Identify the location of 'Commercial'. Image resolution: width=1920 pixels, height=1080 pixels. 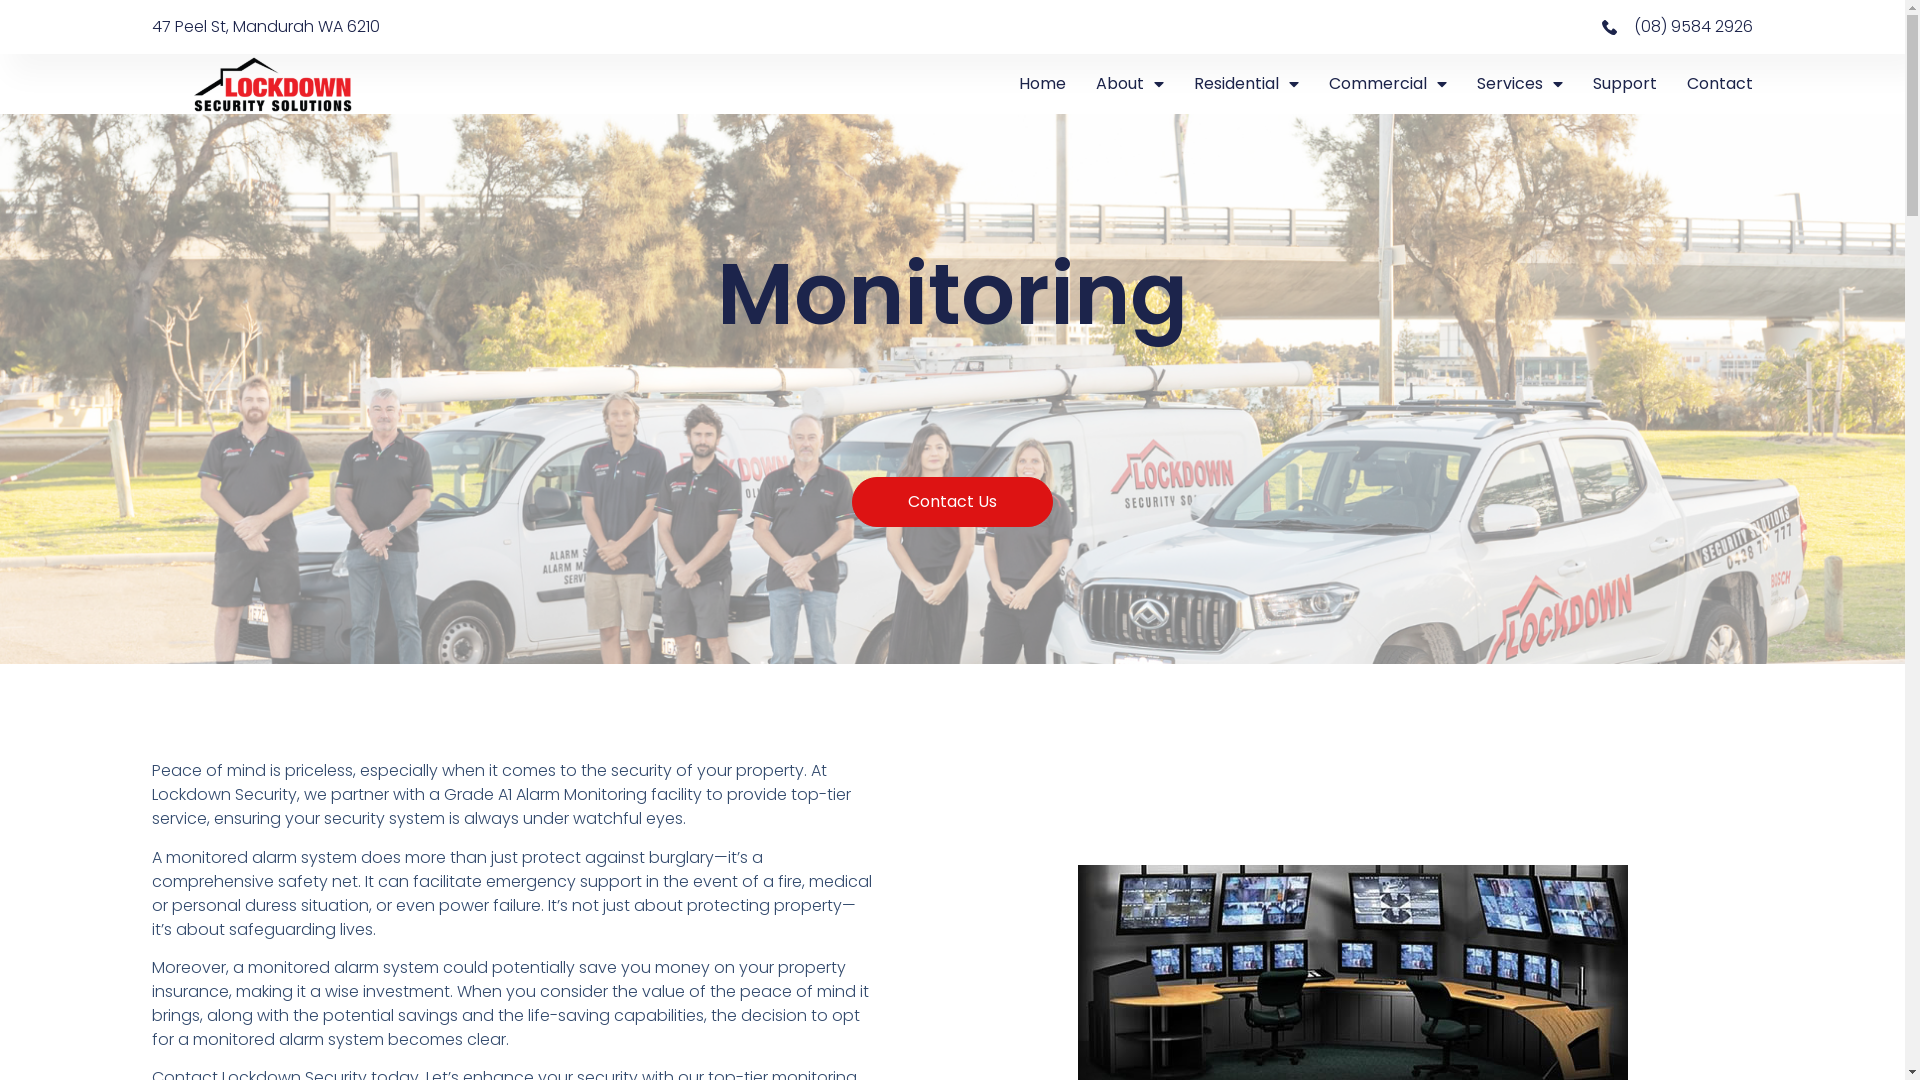
(1386, 83).